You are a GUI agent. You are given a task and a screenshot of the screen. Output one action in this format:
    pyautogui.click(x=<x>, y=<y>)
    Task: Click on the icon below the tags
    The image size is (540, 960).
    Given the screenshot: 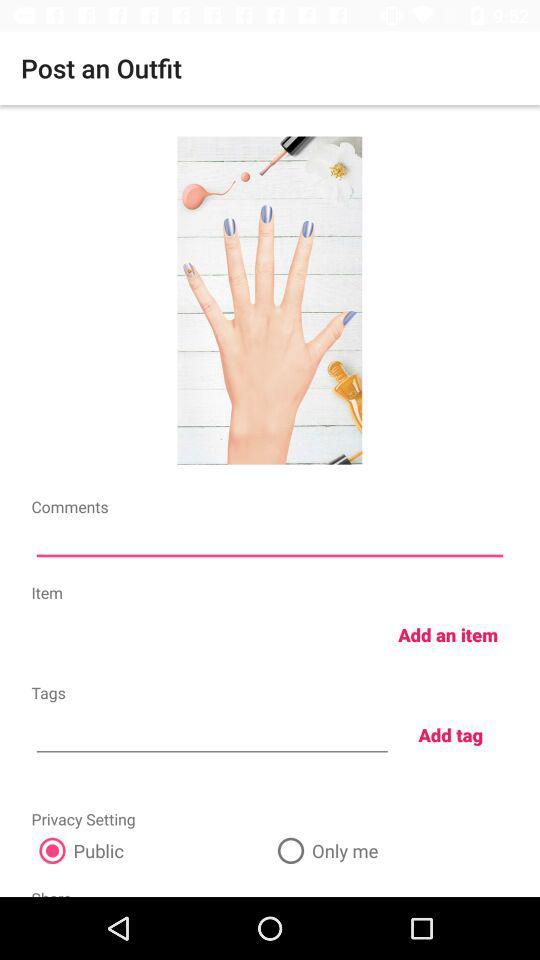 What is the action you would take?
    pyautogui.click(x=211, y=732)
    